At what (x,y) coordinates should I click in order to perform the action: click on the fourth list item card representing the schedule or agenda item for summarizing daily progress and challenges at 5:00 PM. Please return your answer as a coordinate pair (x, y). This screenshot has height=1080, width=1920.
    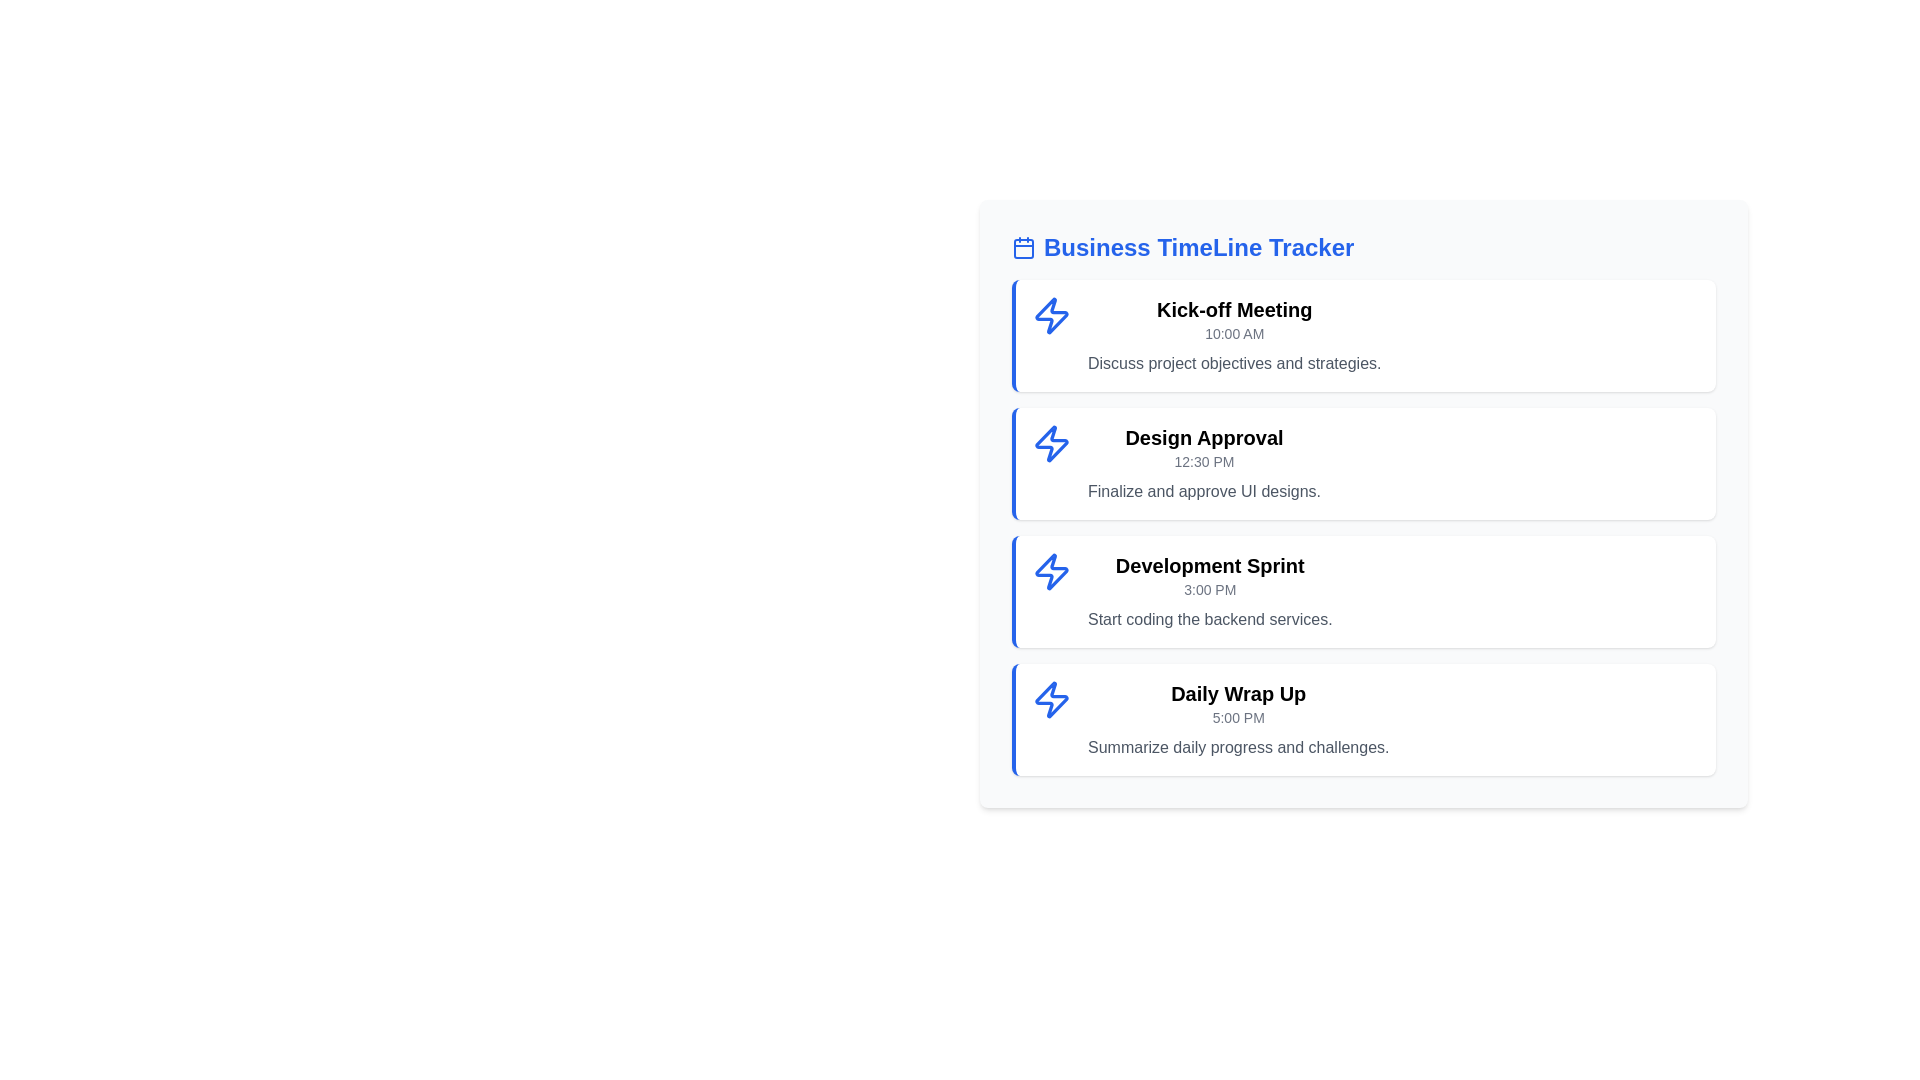
    Looking at the image, I should click on (1362, 720).